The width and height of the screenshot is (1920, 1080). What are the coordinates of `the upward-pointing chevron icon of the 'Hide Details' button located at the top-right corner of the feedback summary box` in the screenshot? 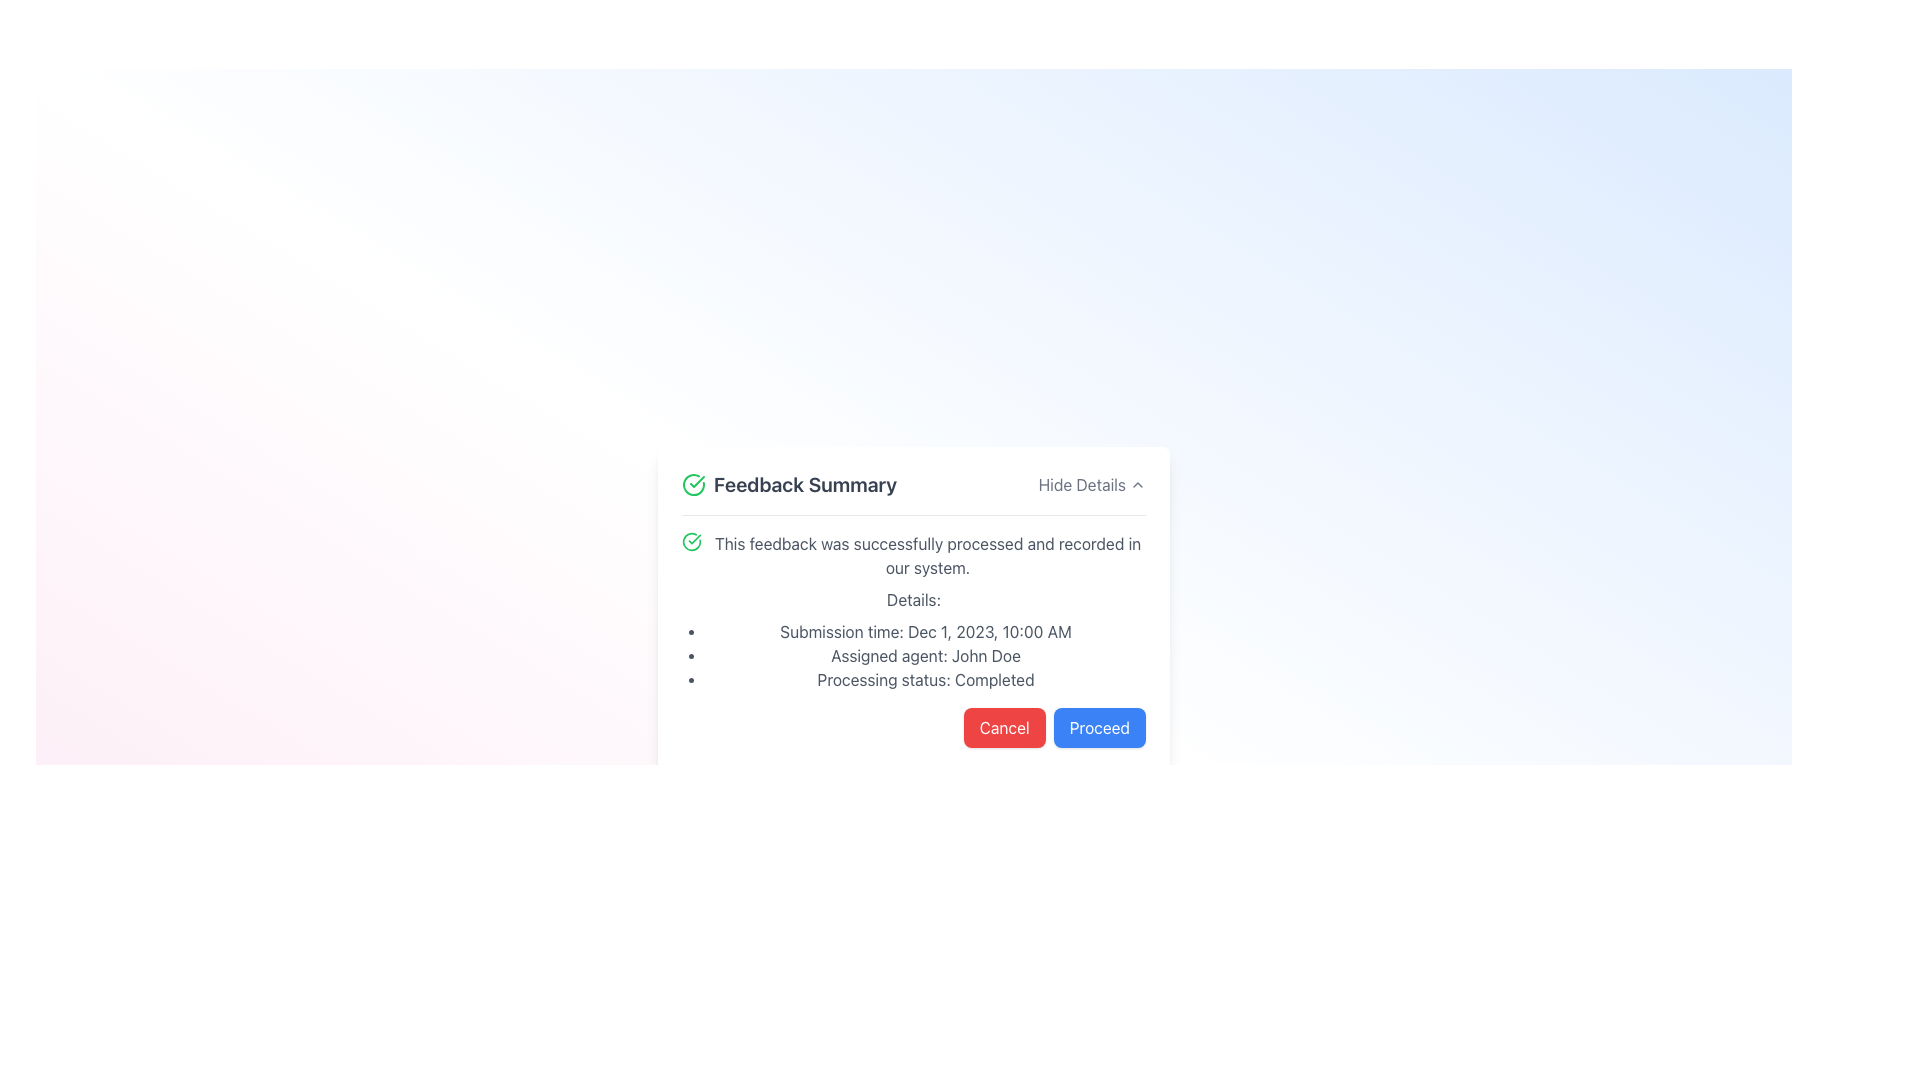 It's located at (1137, 483).